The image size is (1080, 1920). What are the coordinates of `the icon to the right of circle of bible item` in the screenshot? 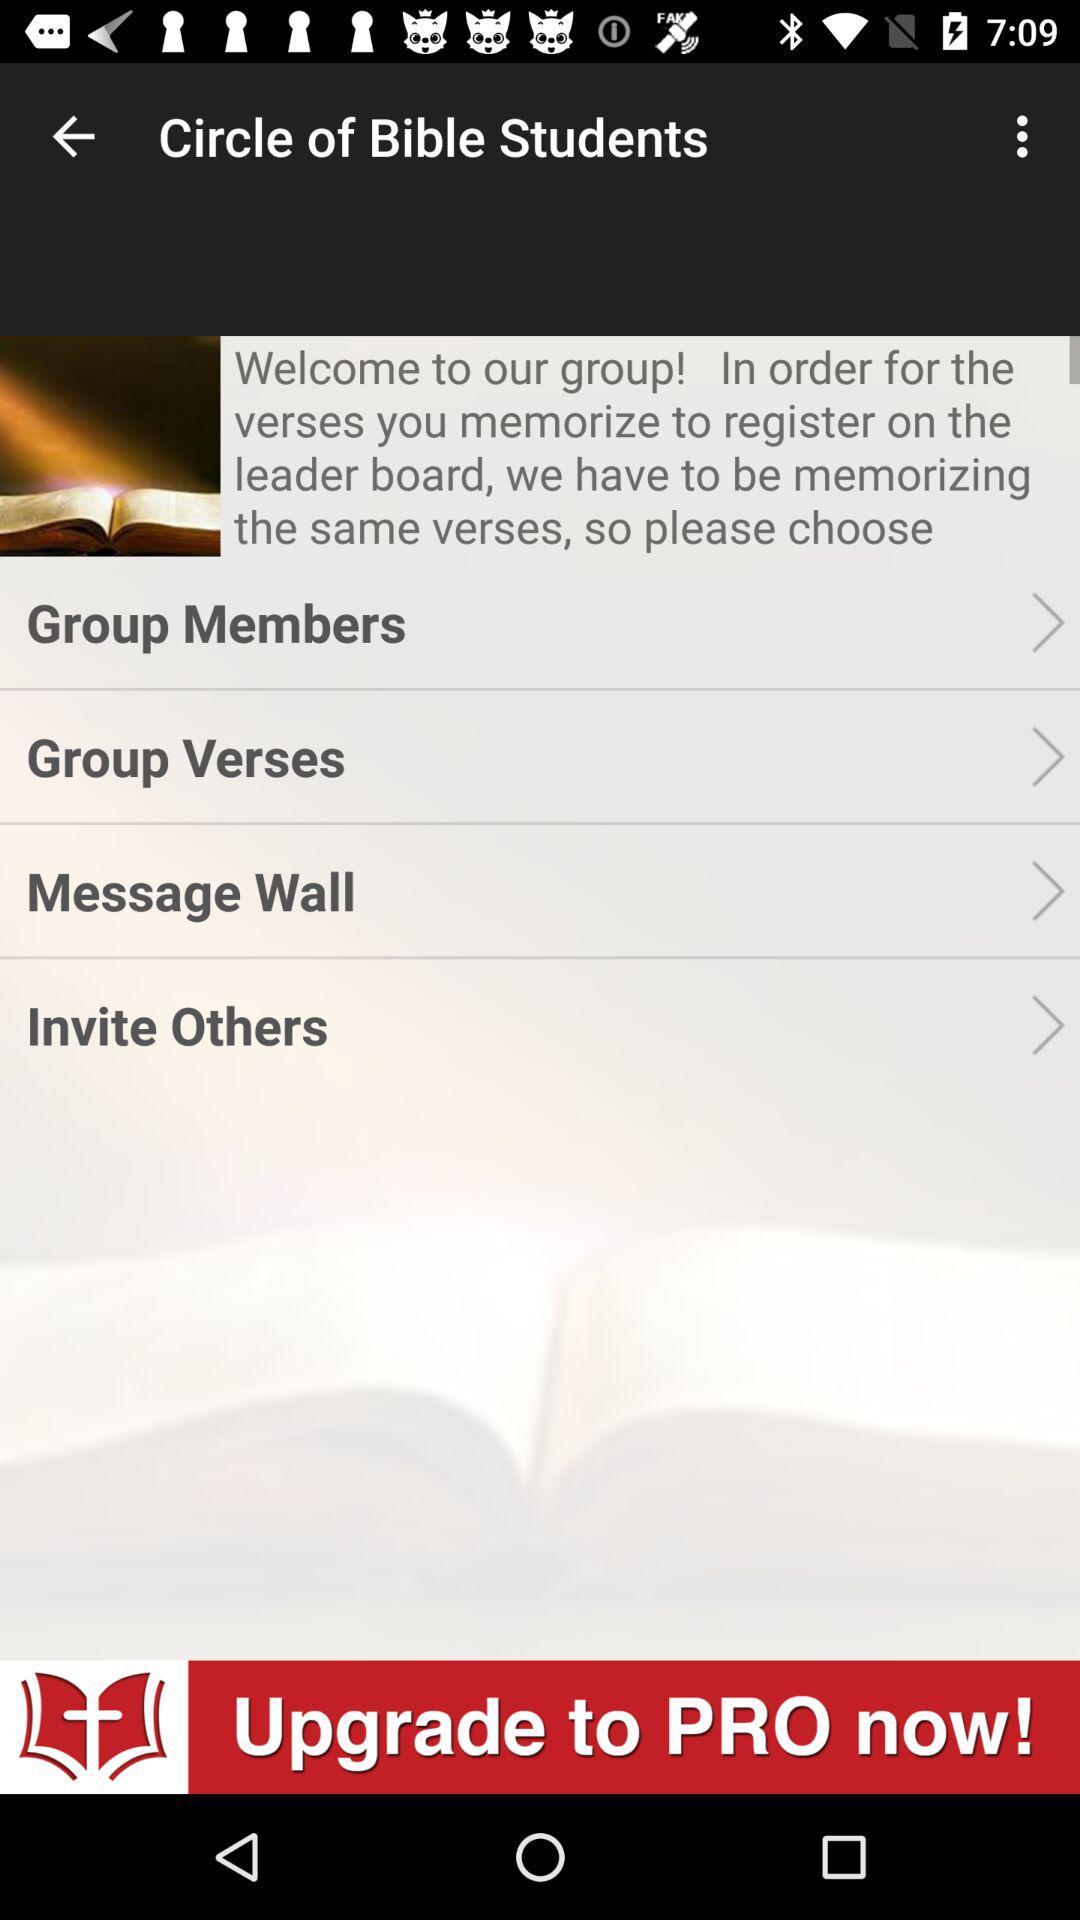 It's located at (1027, 135).